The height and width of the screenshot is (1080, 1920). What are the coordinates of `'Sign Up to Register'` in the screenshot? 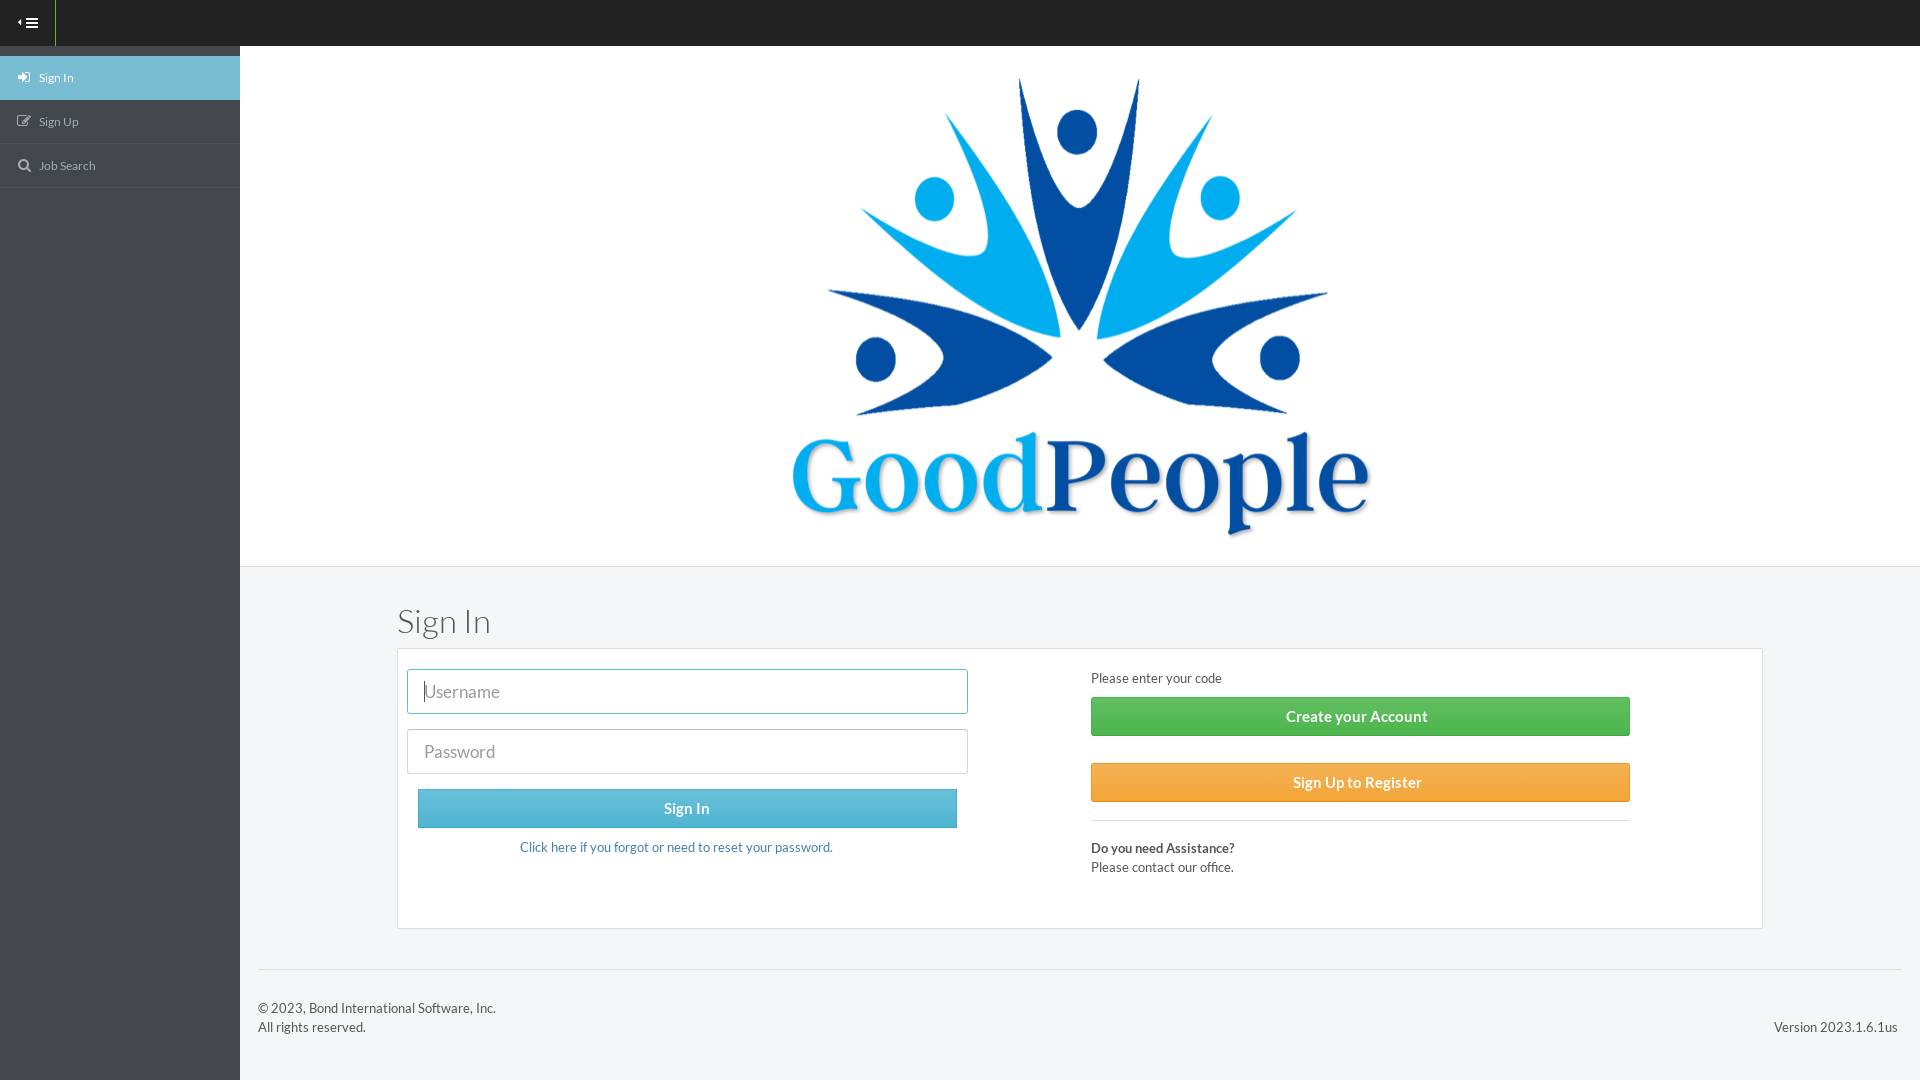 It's located at (1360, 781).